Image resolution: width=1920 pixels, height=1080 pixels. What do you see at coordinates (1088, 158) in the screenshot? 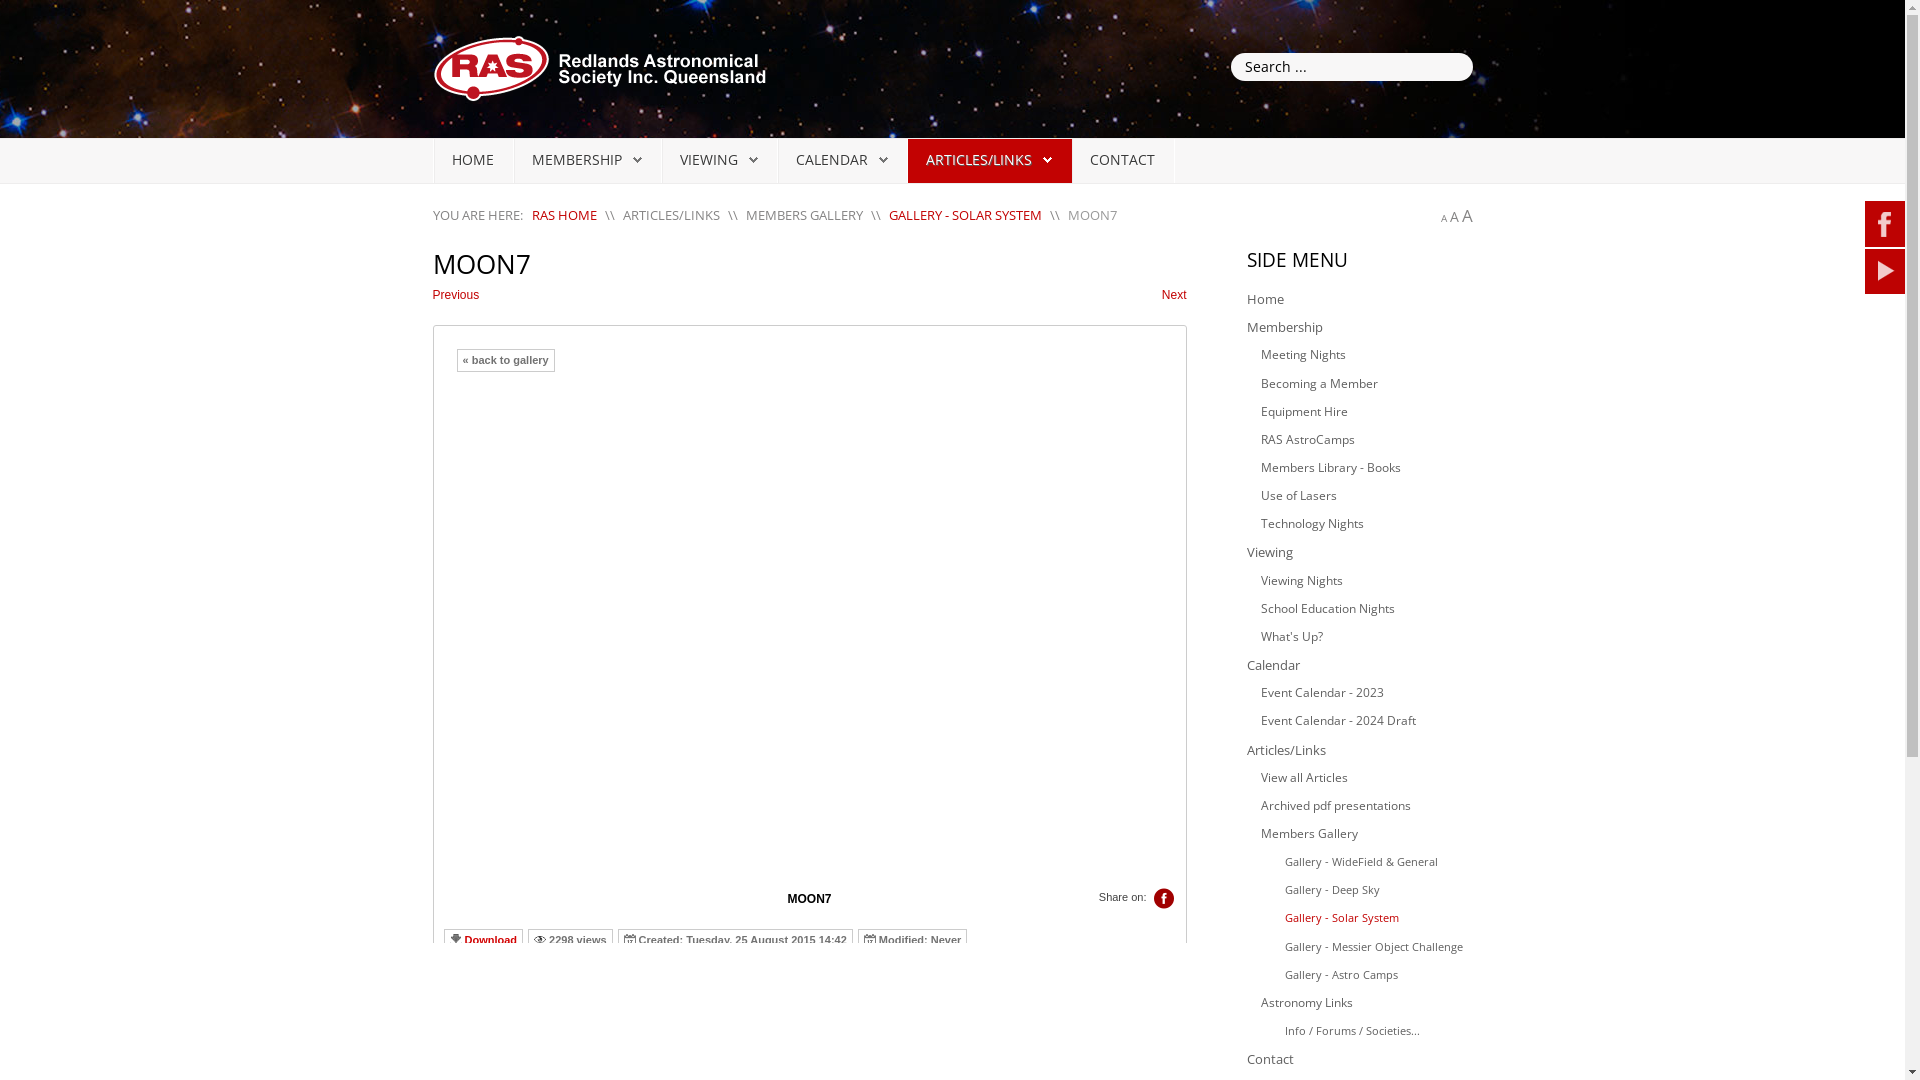
I see `'CONTACT'` at bounding box center [1088, 158].